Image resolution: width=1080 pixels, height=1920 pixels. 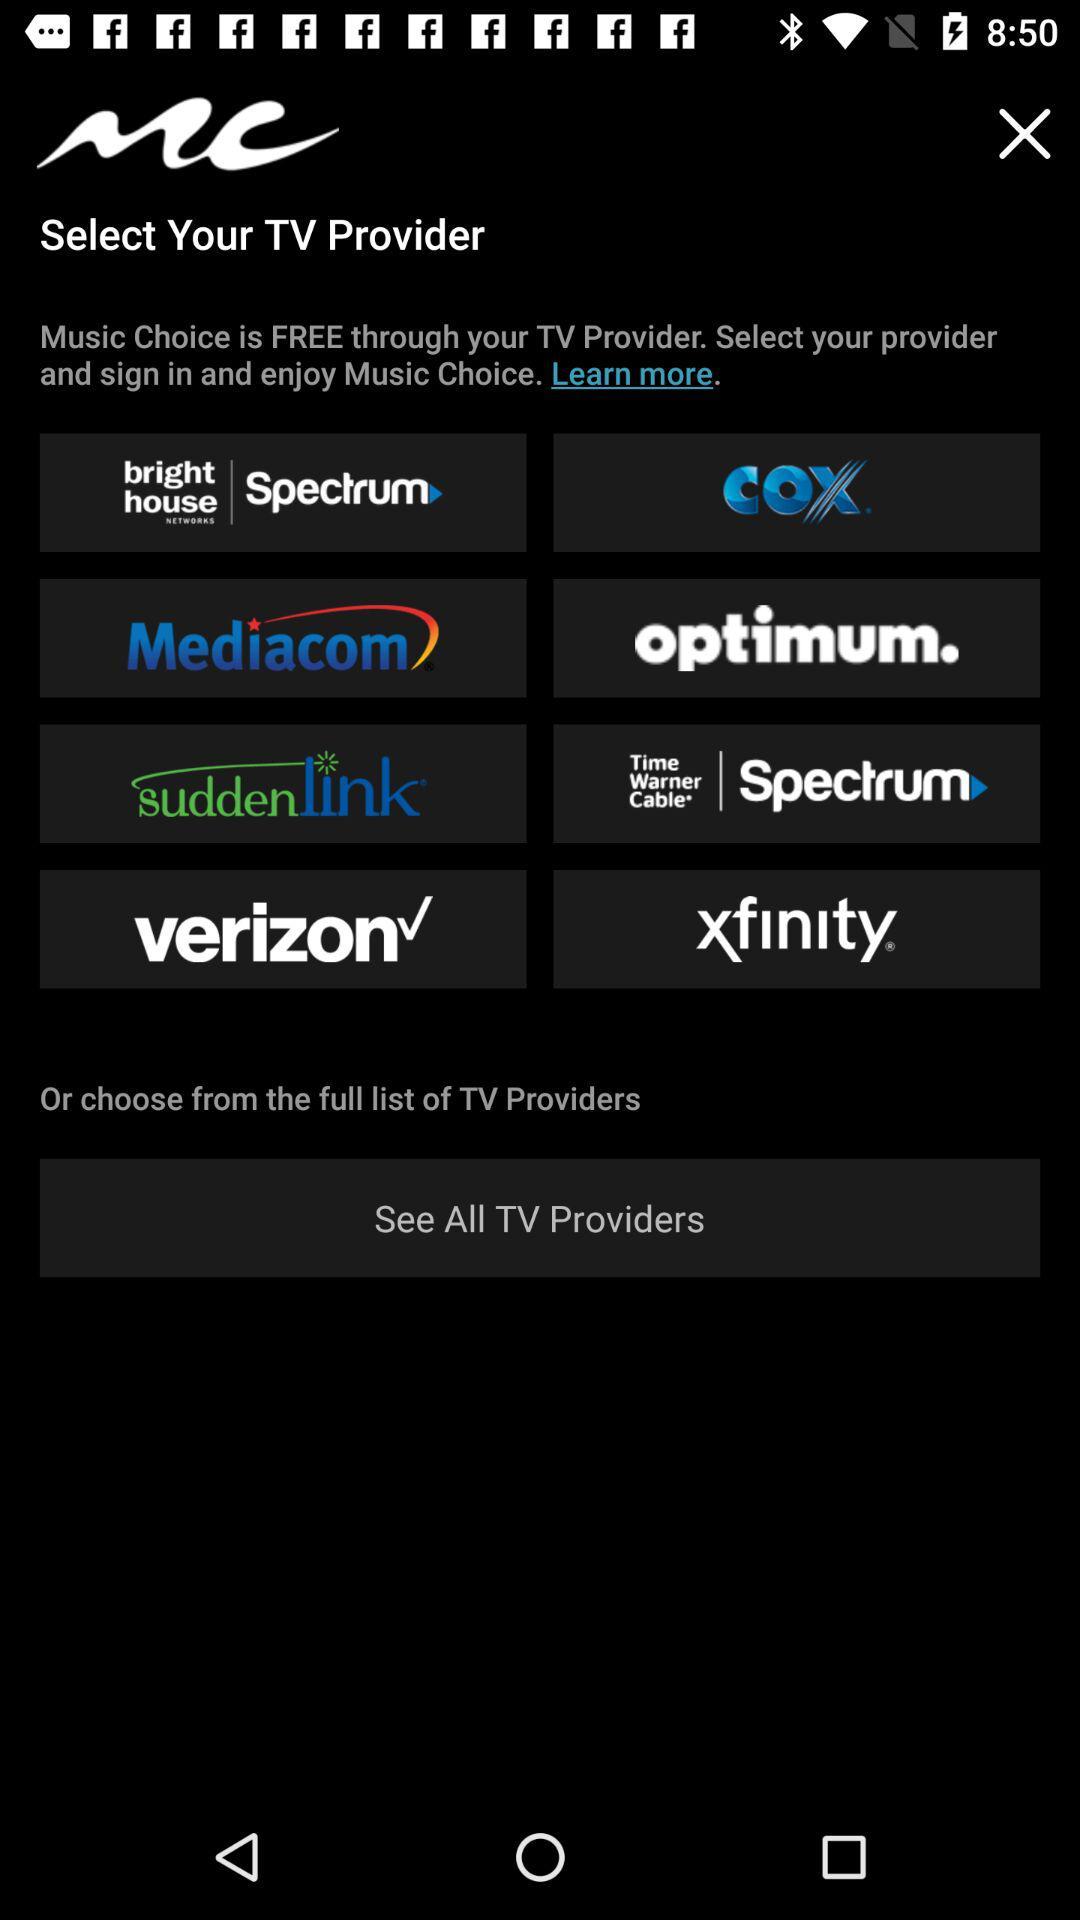 What do you see at coordinates (540, 354) in the screenshot?
I see `icon below the select your tv` at bounding box center [540, 354].